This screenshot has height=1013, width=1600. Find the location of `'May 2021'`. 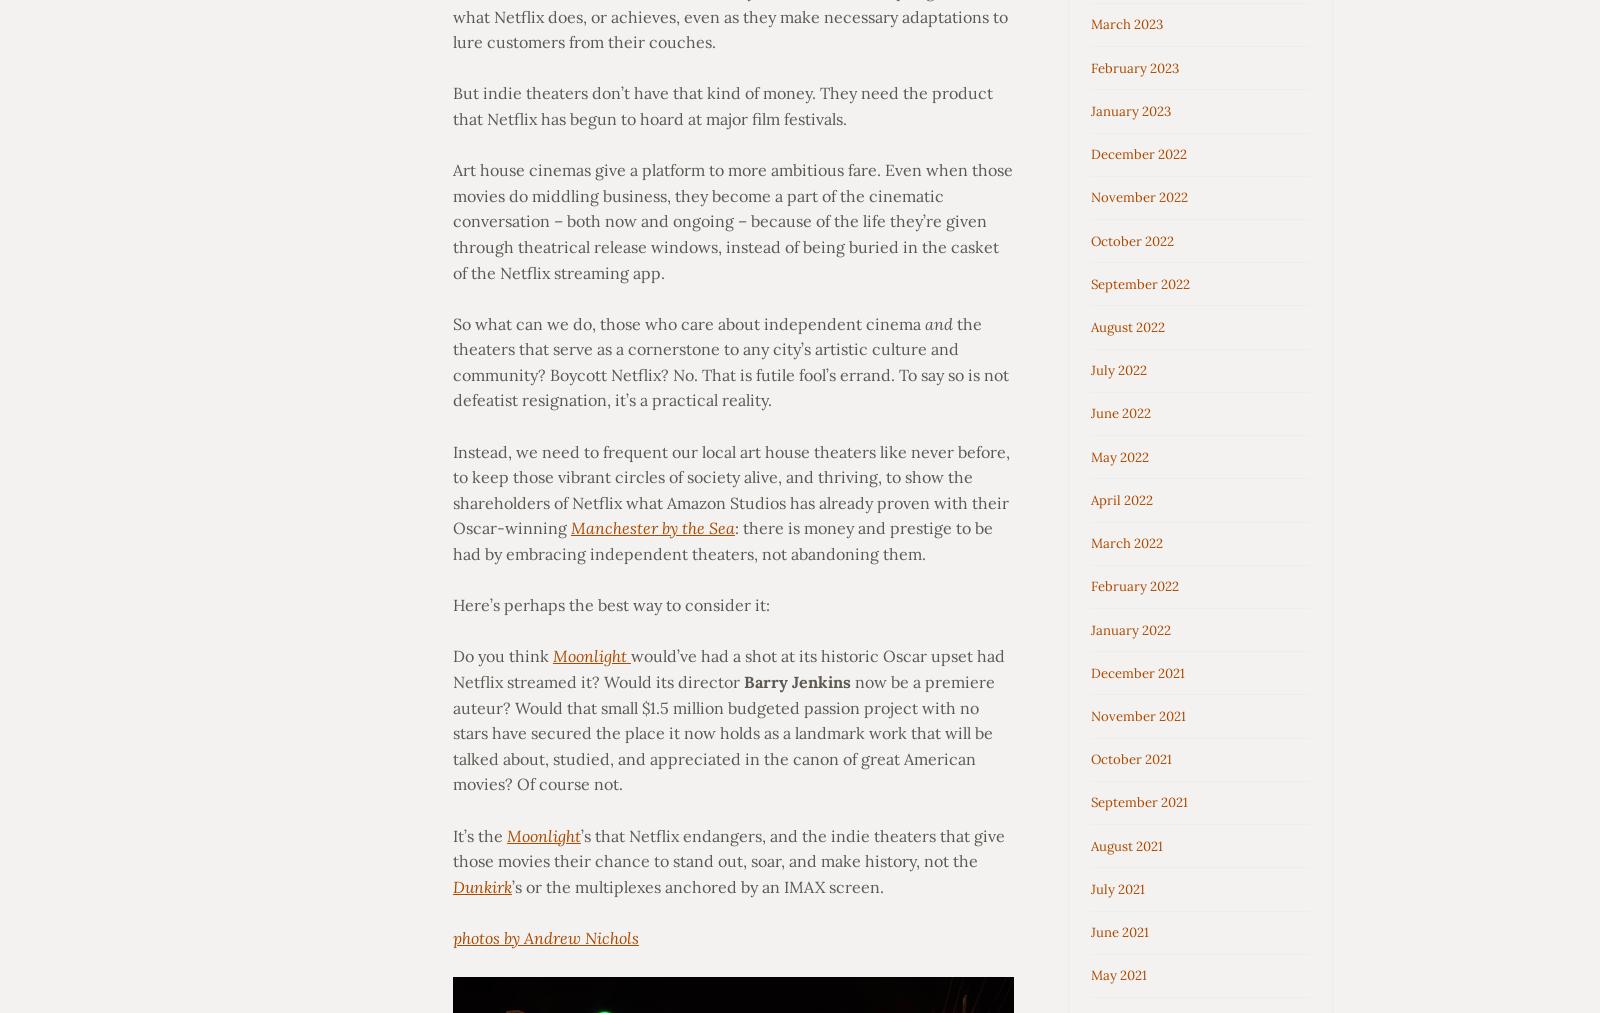

'May 2021' is located at coordinates (1119, 975).